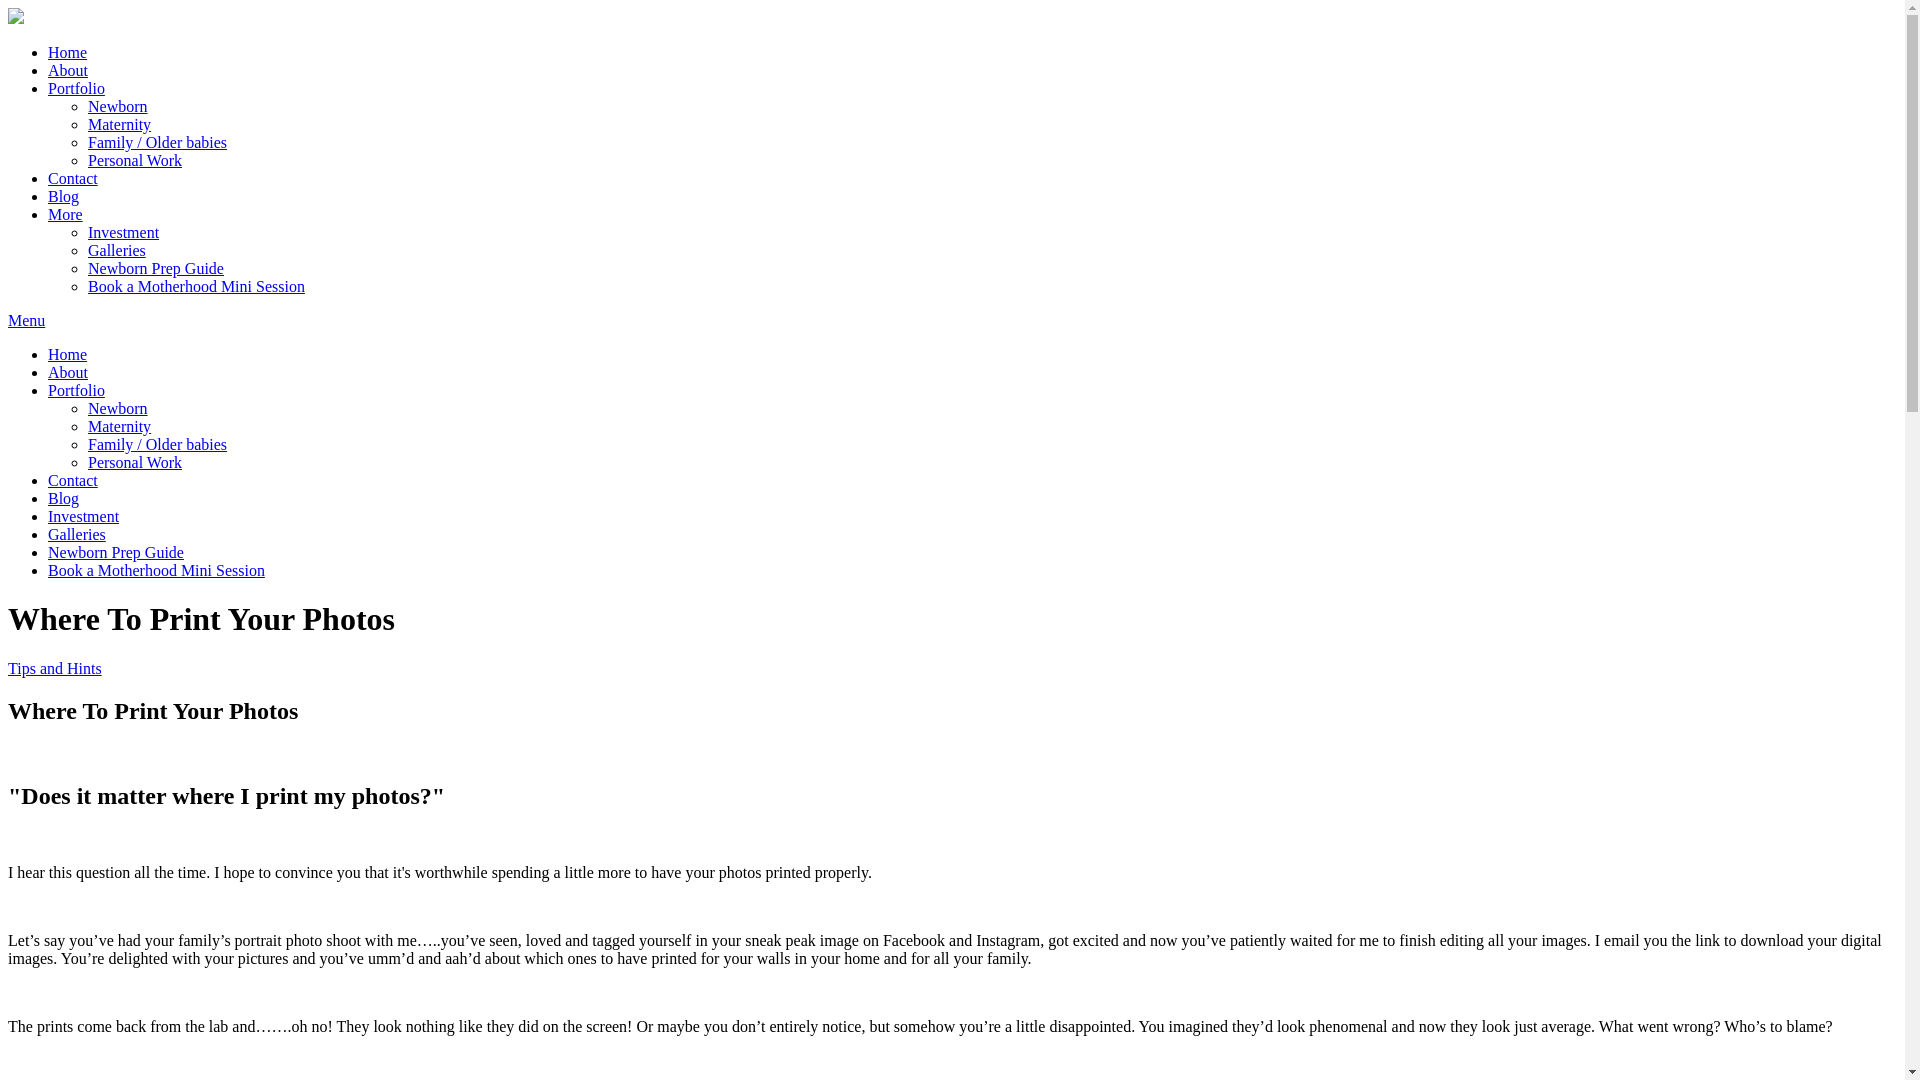 The image size is (1920, 1080). What do you see at coordinates (117, 106) in the screenshot?
I see `'Newborn'` at bounding box center [117, 106].